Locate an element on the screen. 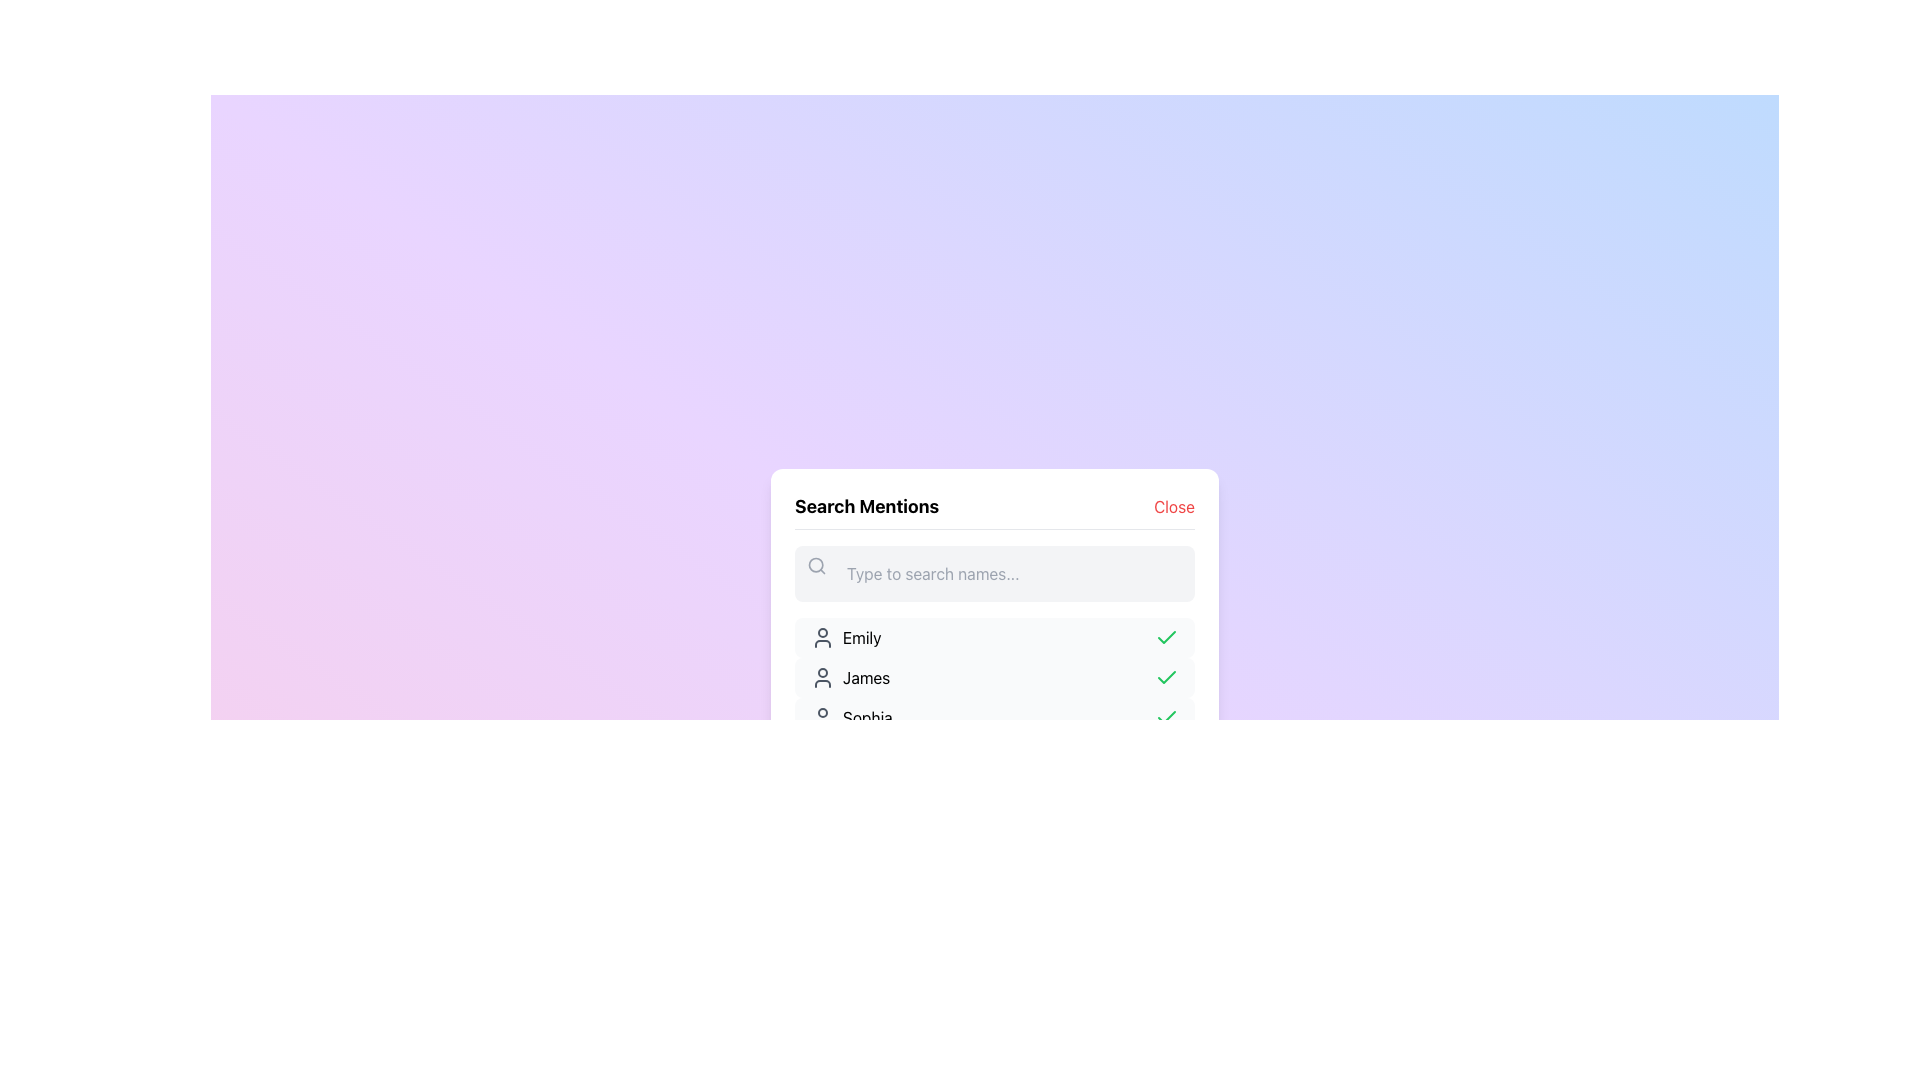 This screenshot has width=1920, height=1080. the checkbox on the list item for 'Sophia' to toggle selection is located at coordinates (994, 716).